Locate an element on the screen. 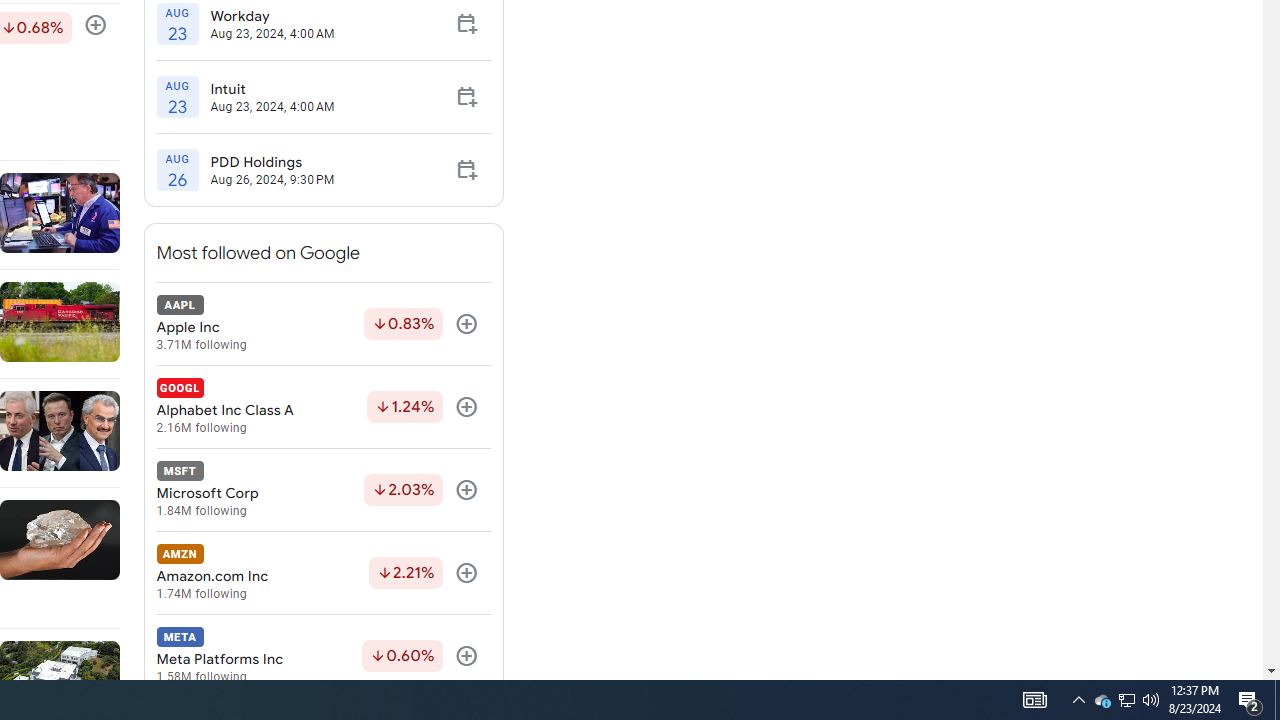 The width and height of the screenshot is (1280, 720). 'AAPL Apple Inc 3.71M following Down by 0.83% Follow' is located at coordinates (323, 323).